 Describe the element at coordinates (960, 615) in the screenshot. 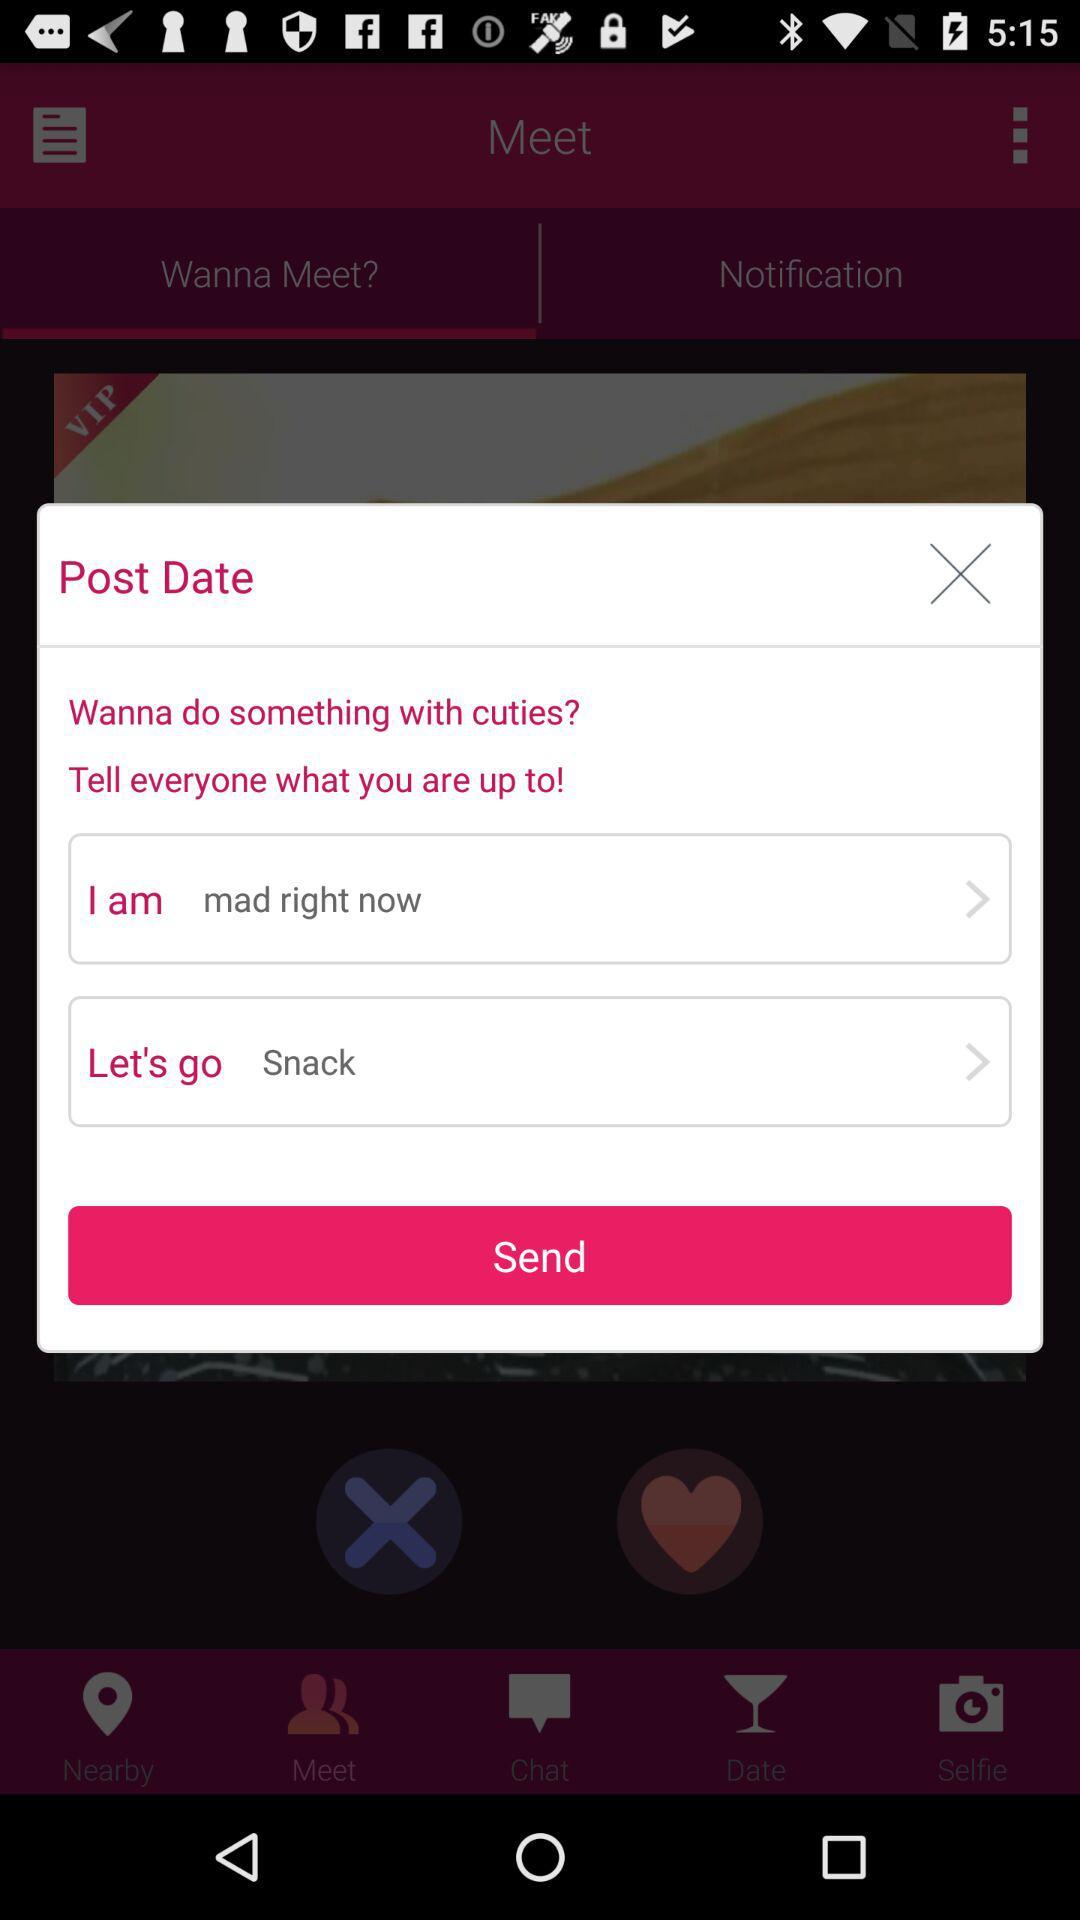

I see `the close icon` at that location.